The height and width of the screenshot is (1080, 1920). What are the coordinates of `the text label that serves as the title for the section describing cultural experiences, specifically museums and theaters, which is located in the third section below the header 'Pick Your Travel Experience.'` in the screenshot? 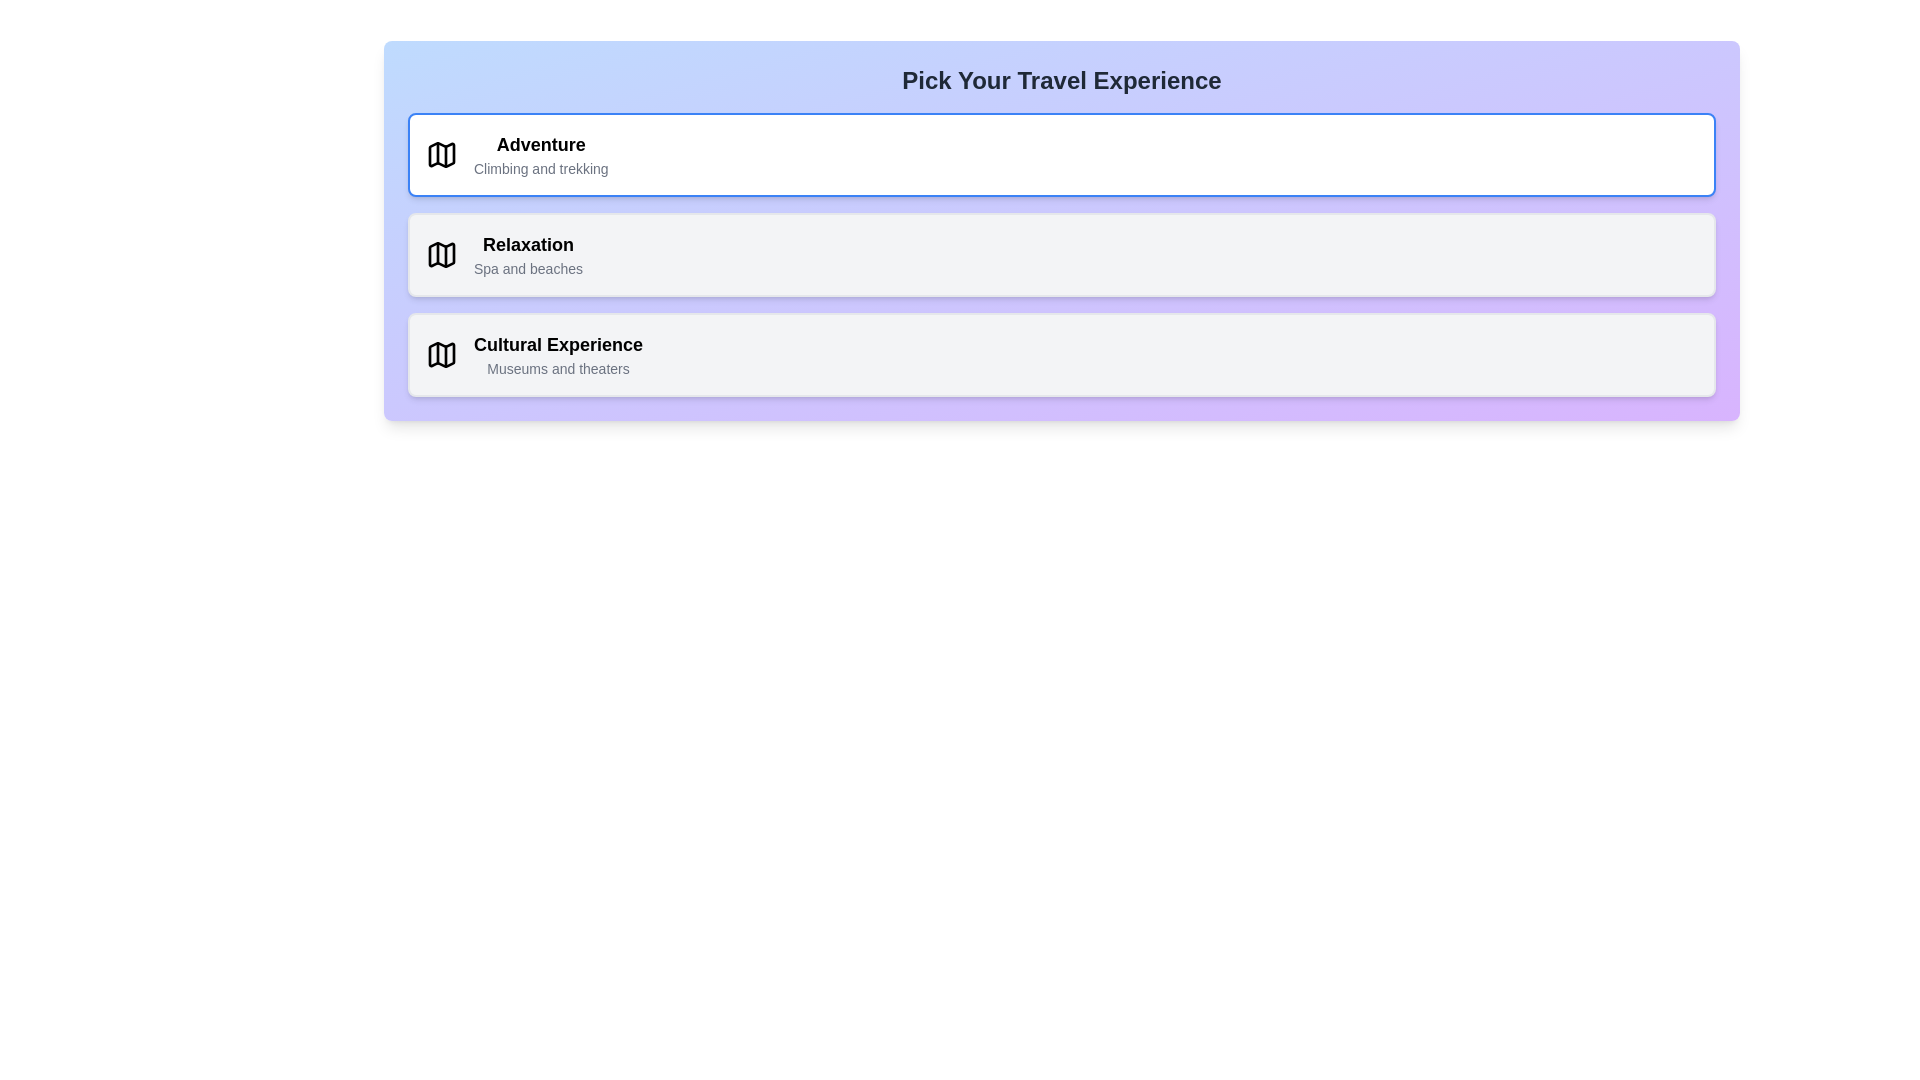 It's located at (558, 343).